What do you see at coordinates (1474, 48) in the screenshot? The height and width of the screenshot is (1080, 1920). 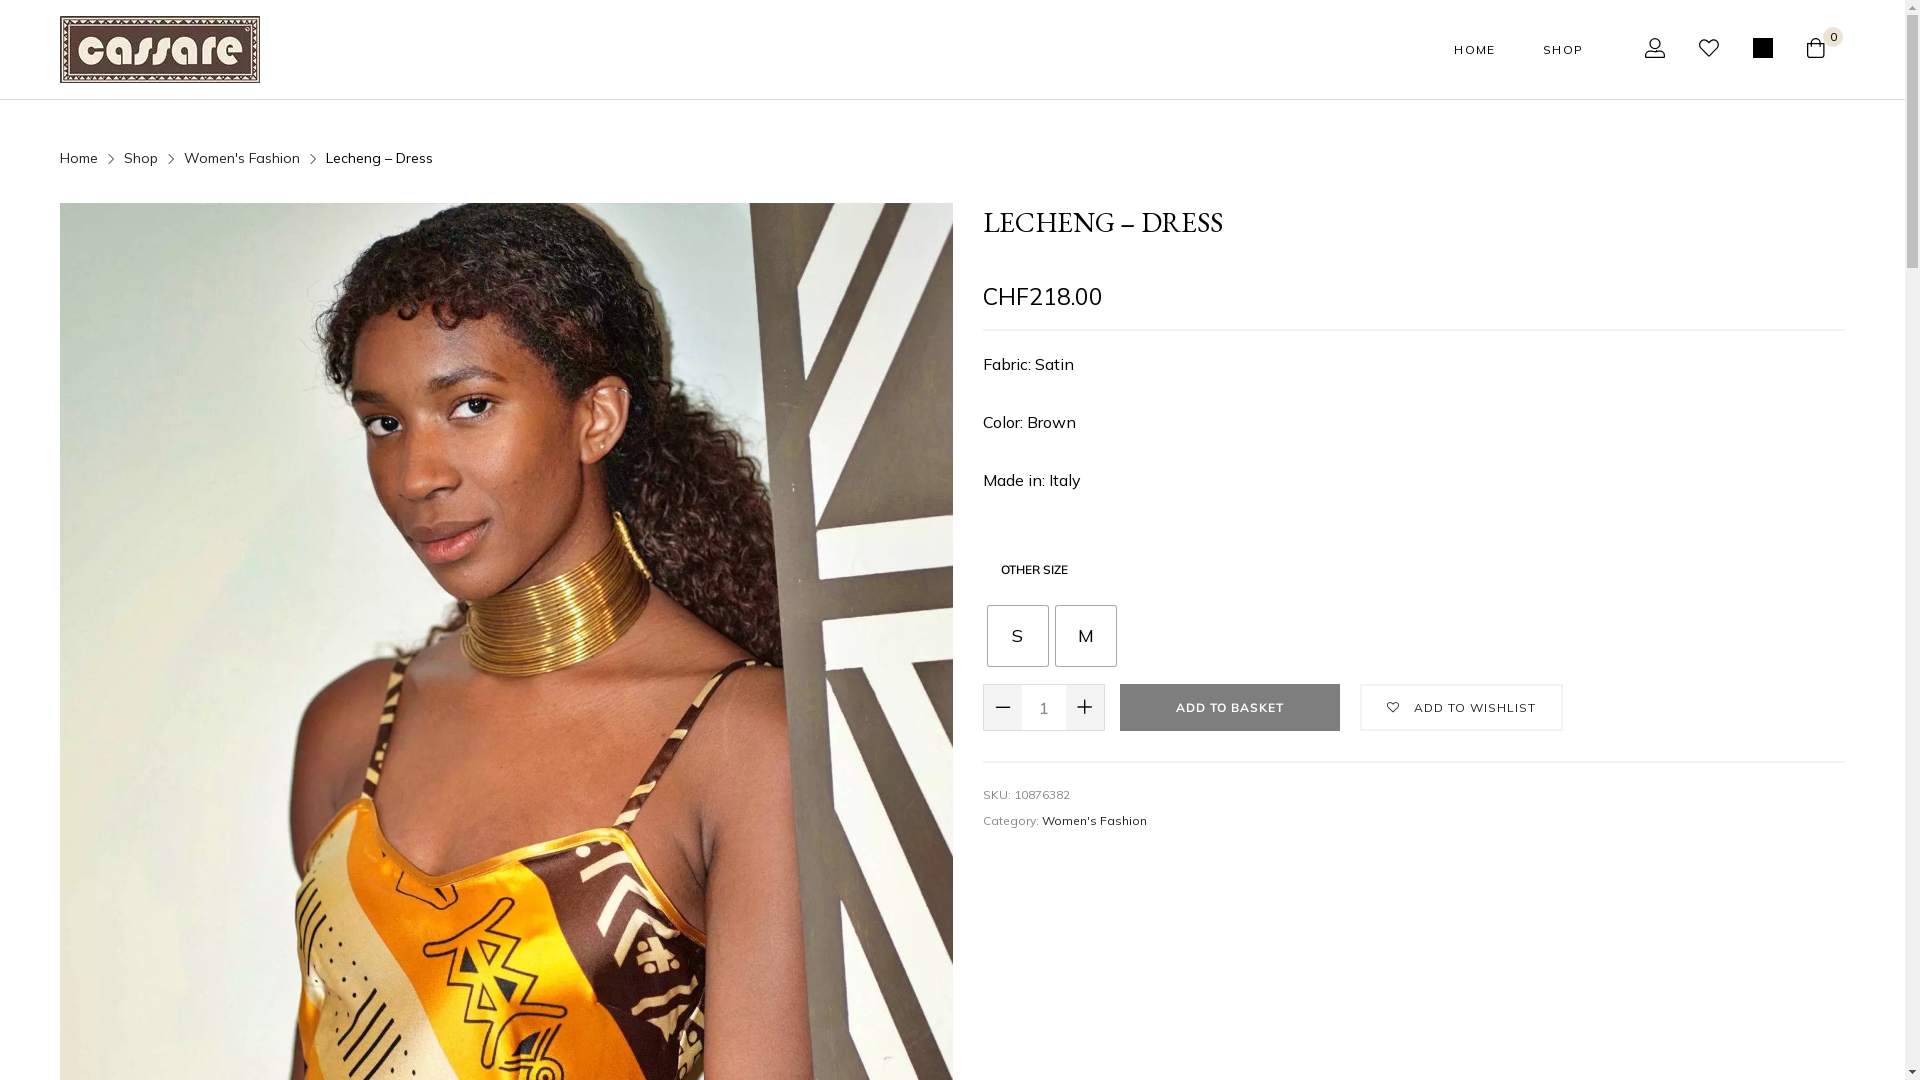 I see `'HOME'` at bounding box center [1474, 48].